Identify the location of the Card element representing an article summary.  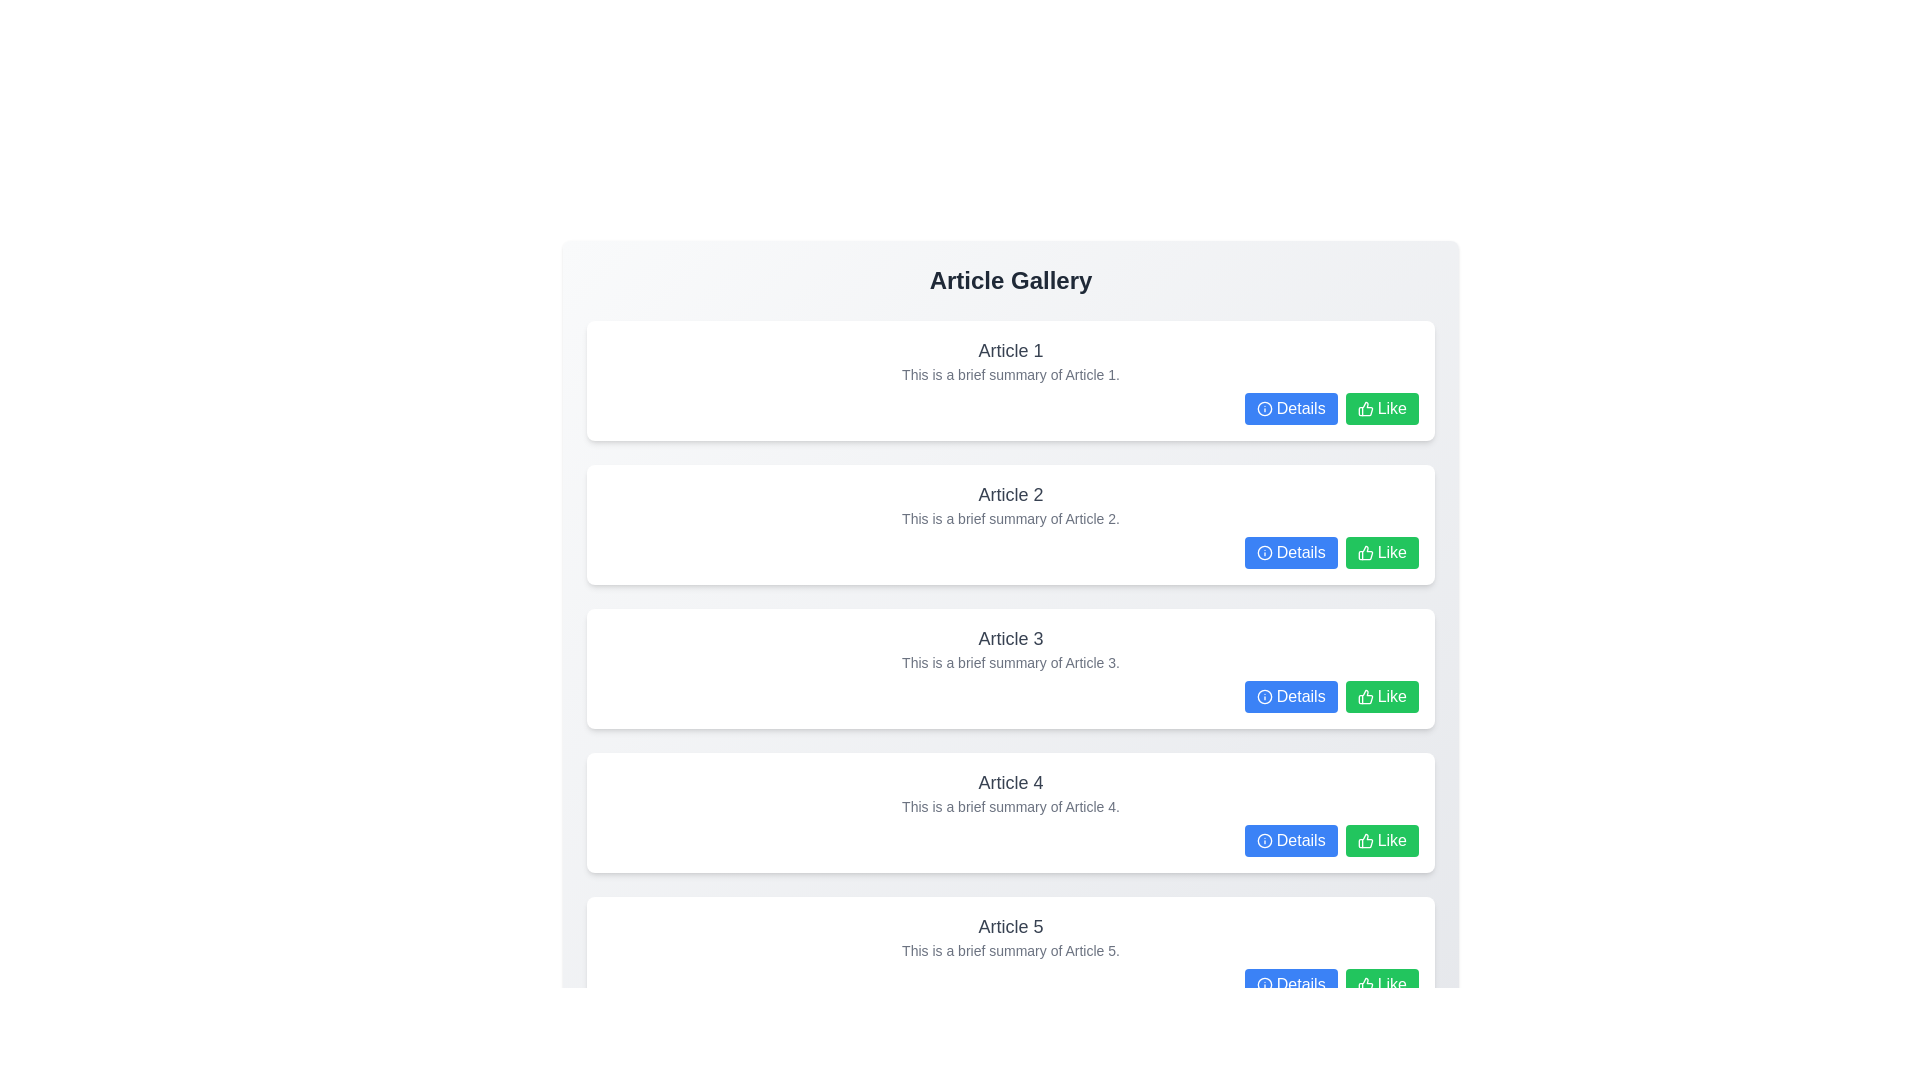
(1011, 813).